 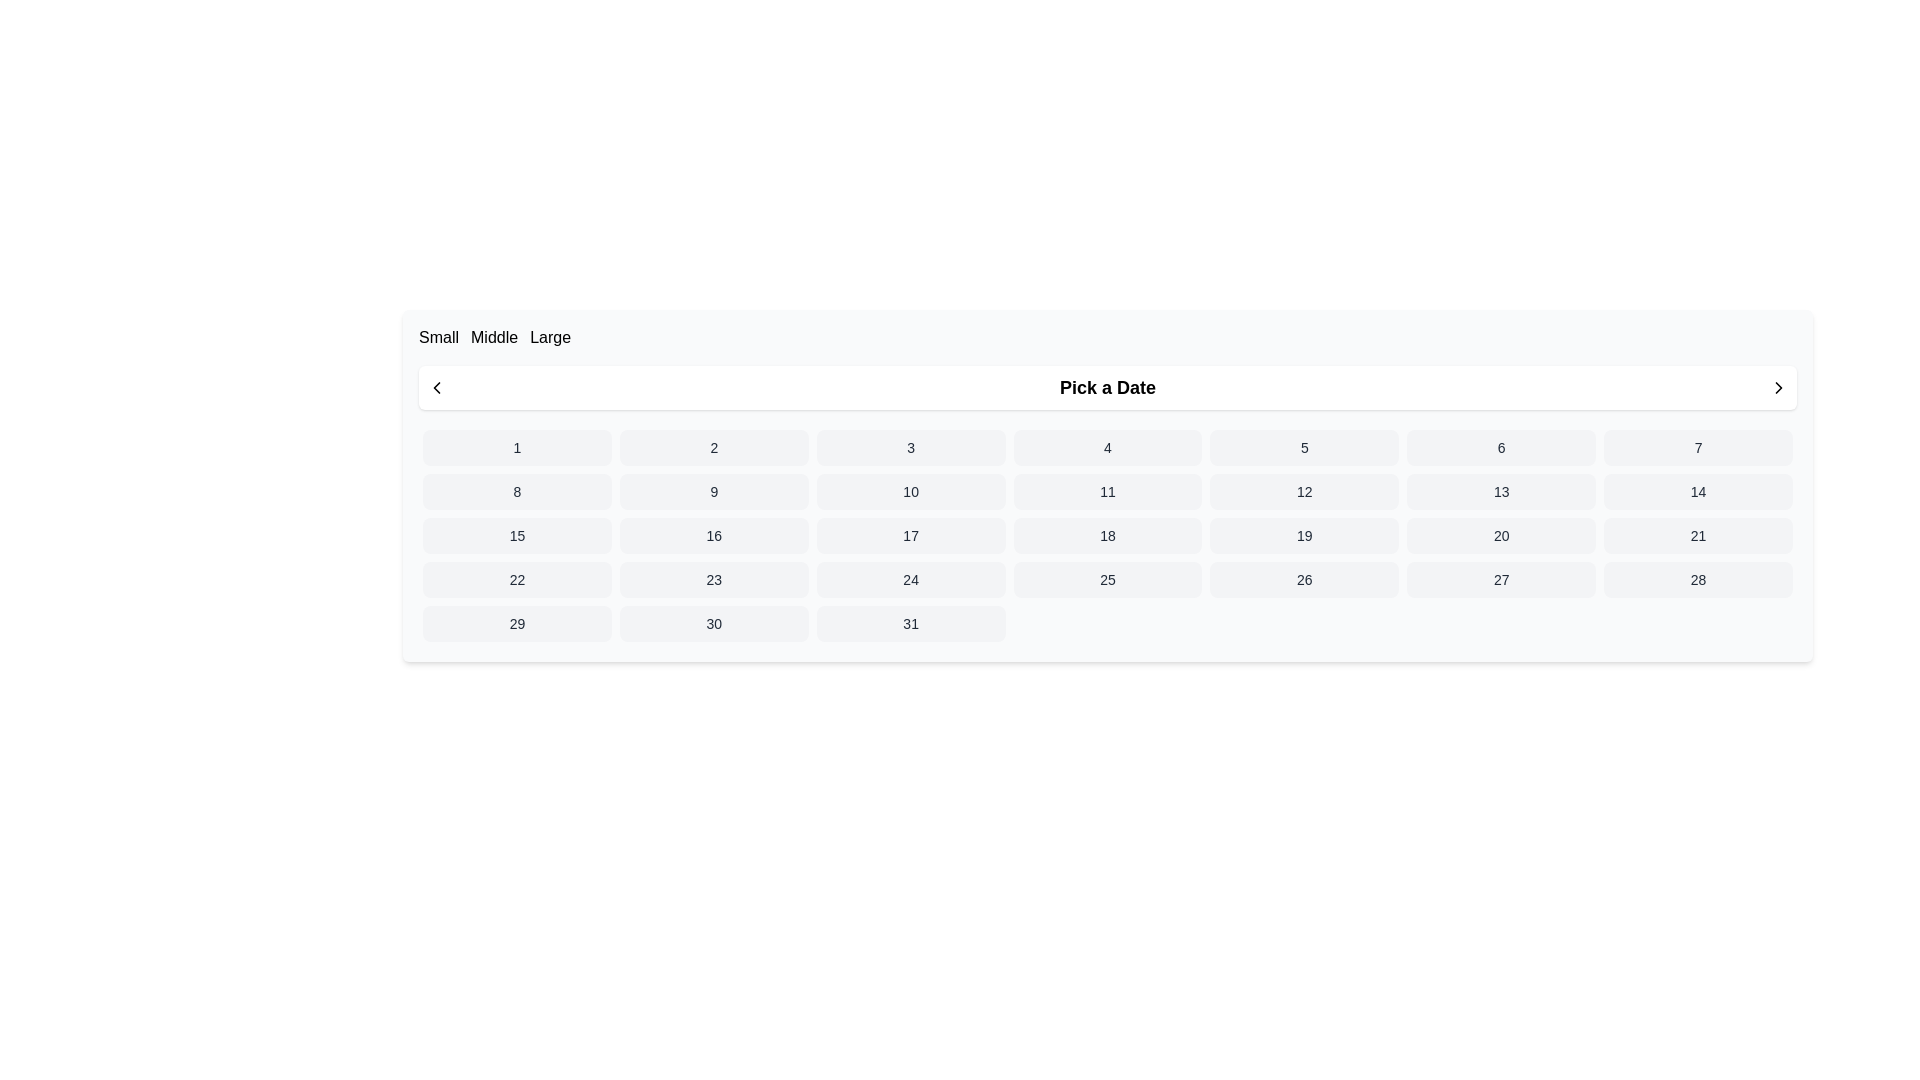 I want to click on the rectangular button with rounded corners displaying the number '4' in dark gray text, so click(x=1107, y=446).